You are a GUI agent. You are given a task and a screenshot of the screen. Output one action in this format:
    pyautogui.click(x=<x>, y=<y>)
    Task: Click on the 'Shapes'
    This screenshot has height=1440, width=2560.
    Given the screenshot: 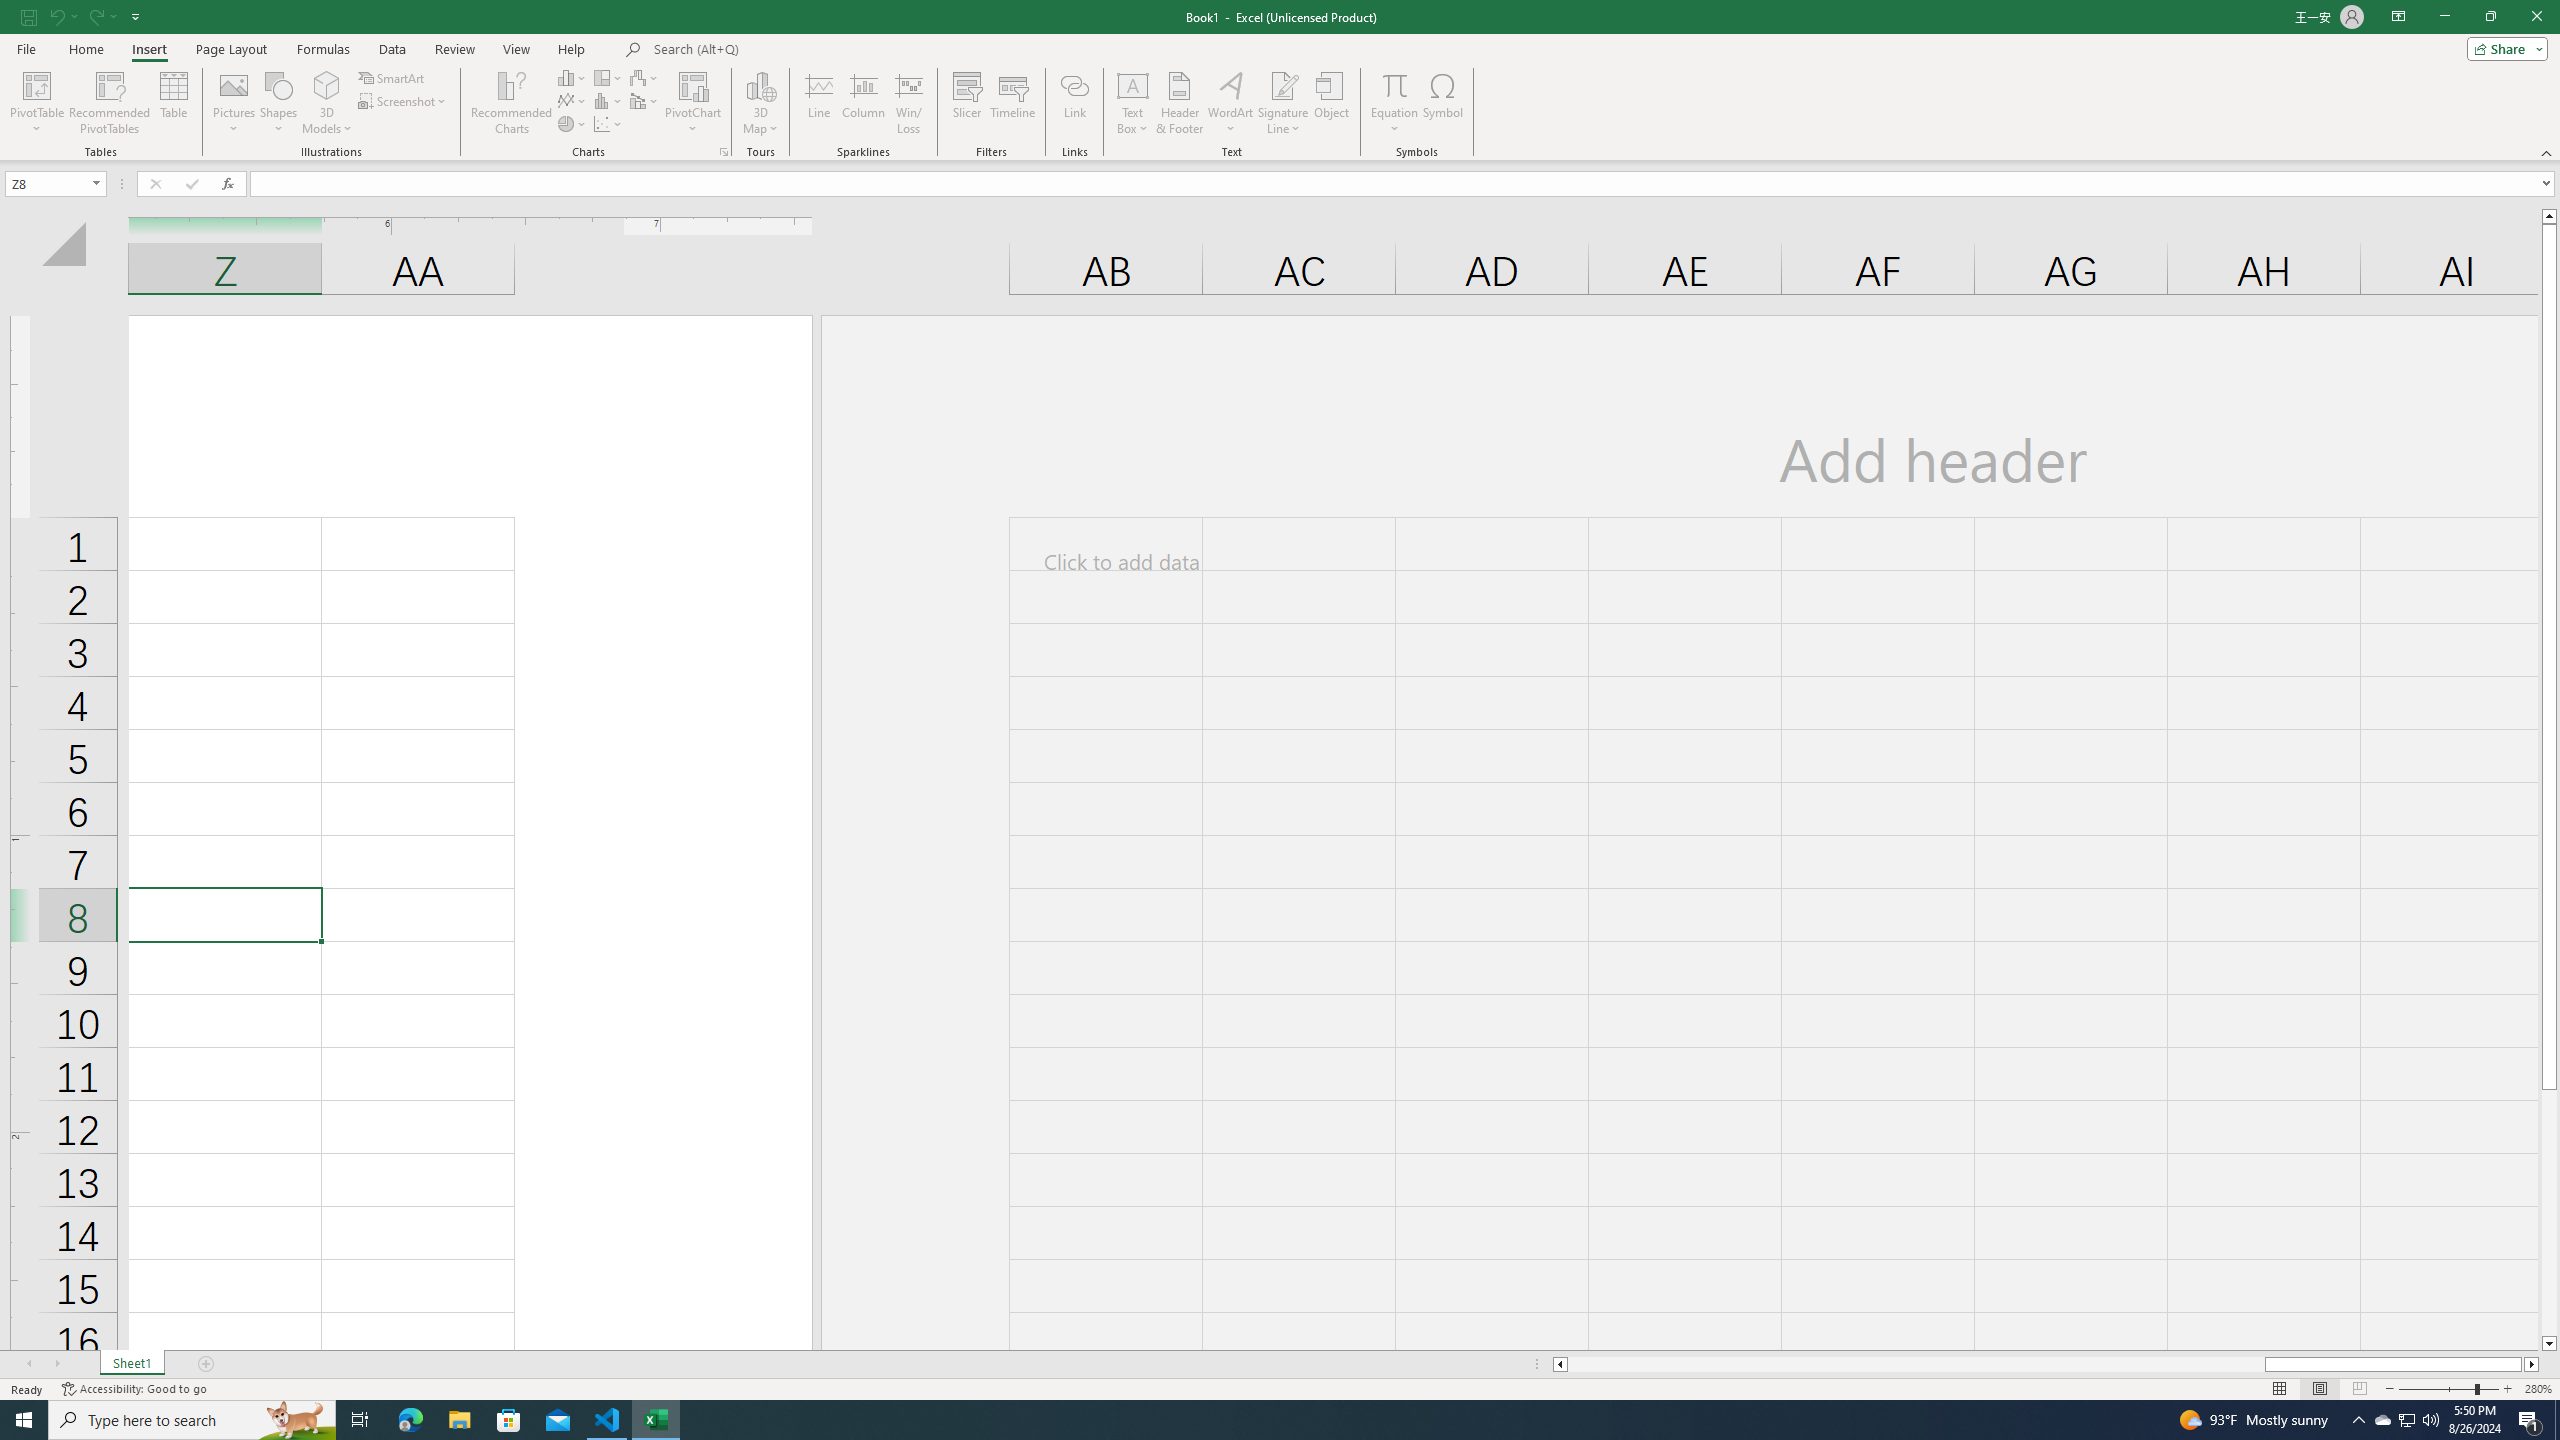 What is the action you would take?
    pyautogui.click(x=278, y=103)
    